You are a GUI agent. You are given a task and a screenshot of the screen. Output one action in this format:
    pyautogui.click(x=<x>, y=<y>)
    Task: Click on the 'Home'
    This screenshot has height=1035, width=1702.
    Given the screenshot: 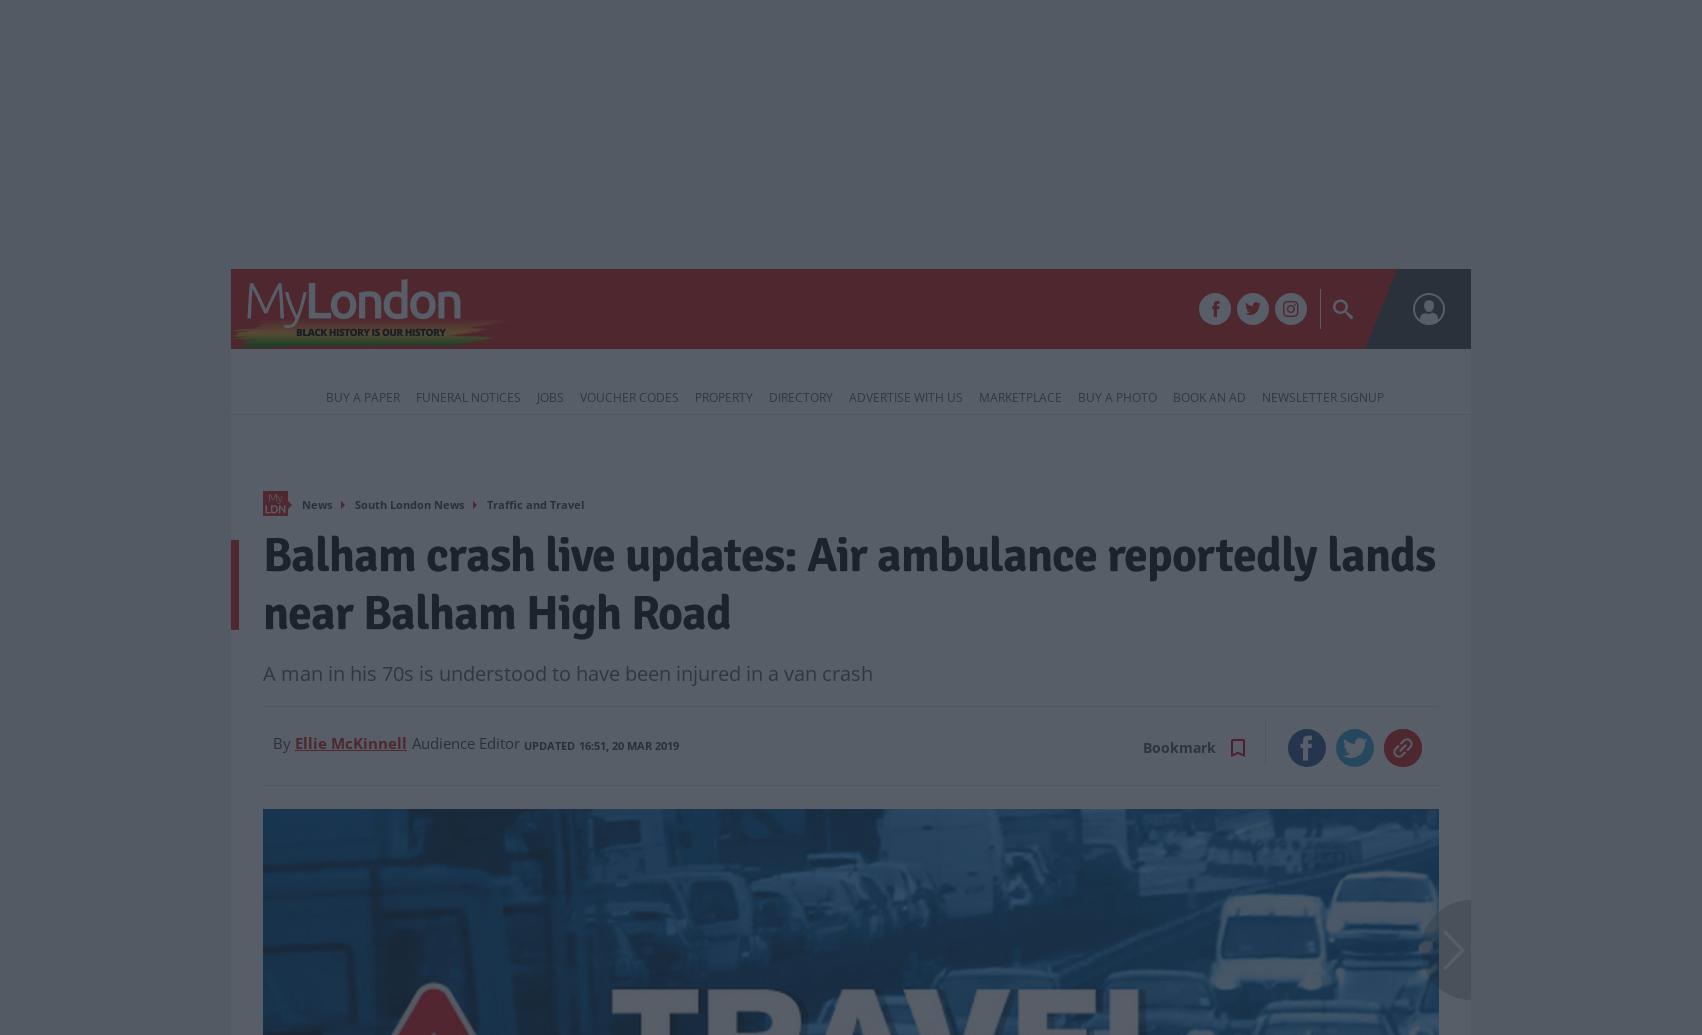 What is the action you would take?
    pyautogui.click(x=304, y=496)
    